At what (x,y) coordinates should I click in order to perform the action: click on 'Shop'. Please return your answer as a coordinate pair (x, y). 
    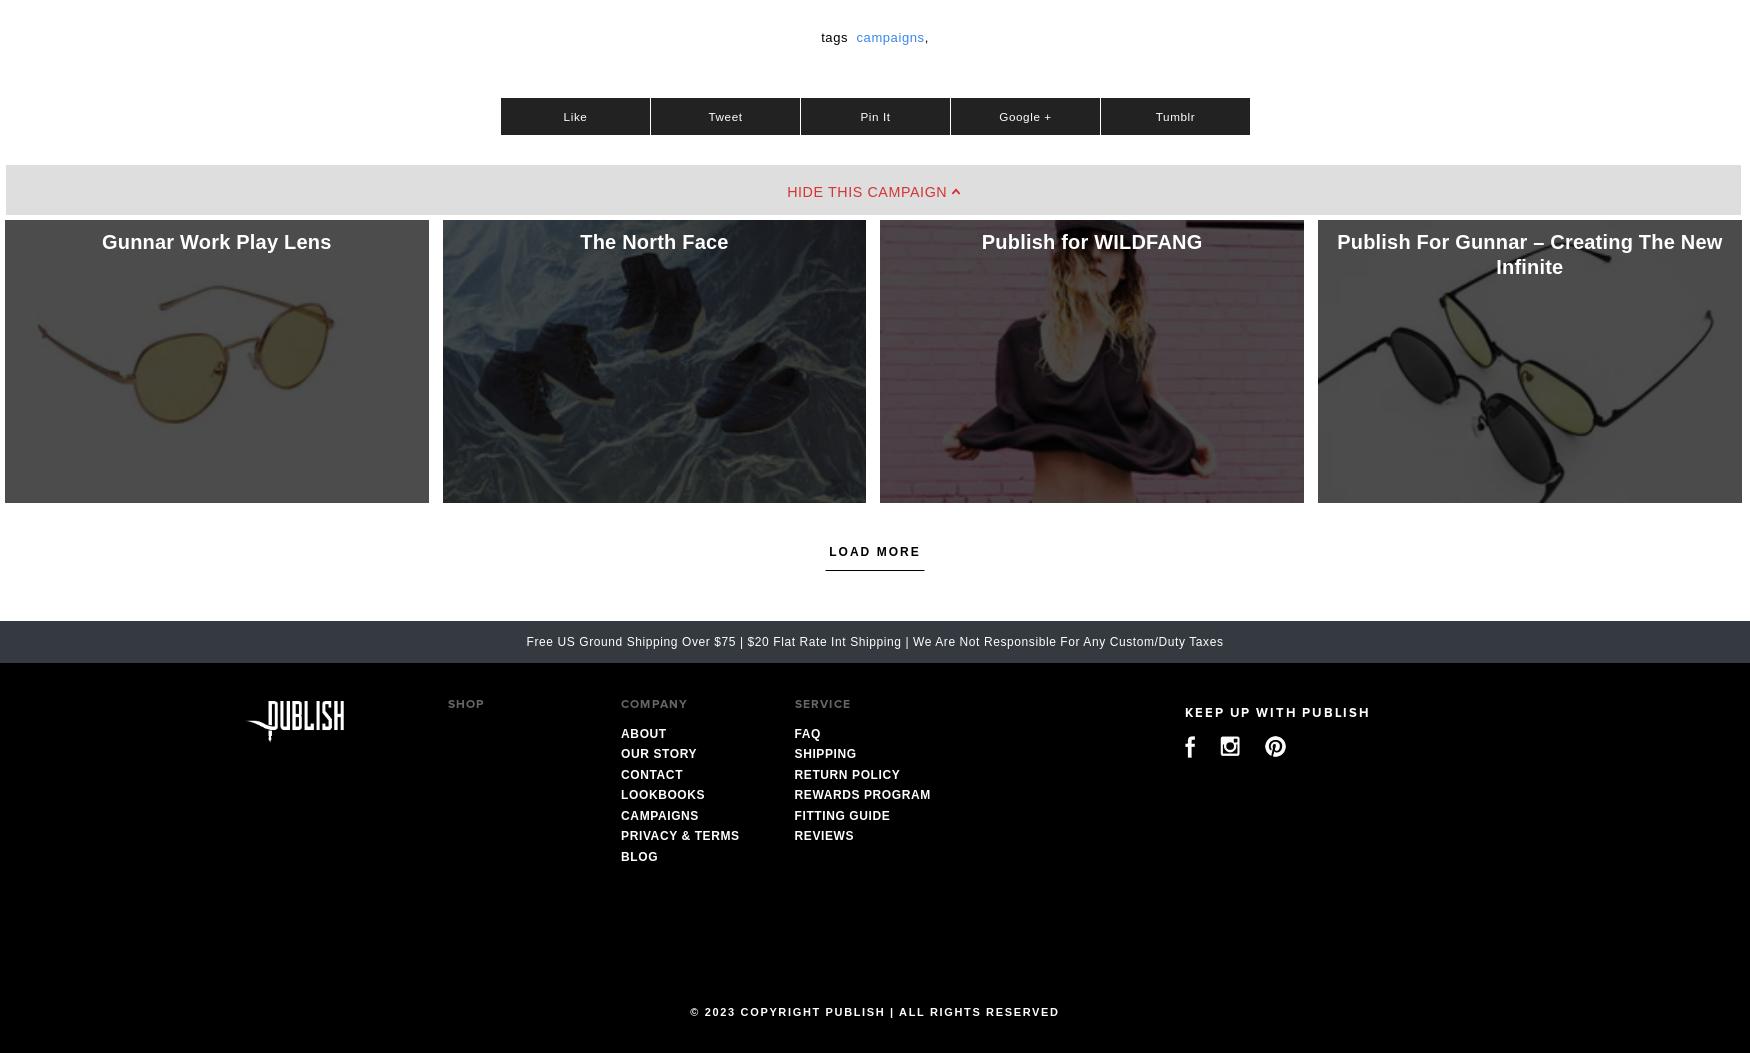
    Looking at the image, I should click on (466, 704).